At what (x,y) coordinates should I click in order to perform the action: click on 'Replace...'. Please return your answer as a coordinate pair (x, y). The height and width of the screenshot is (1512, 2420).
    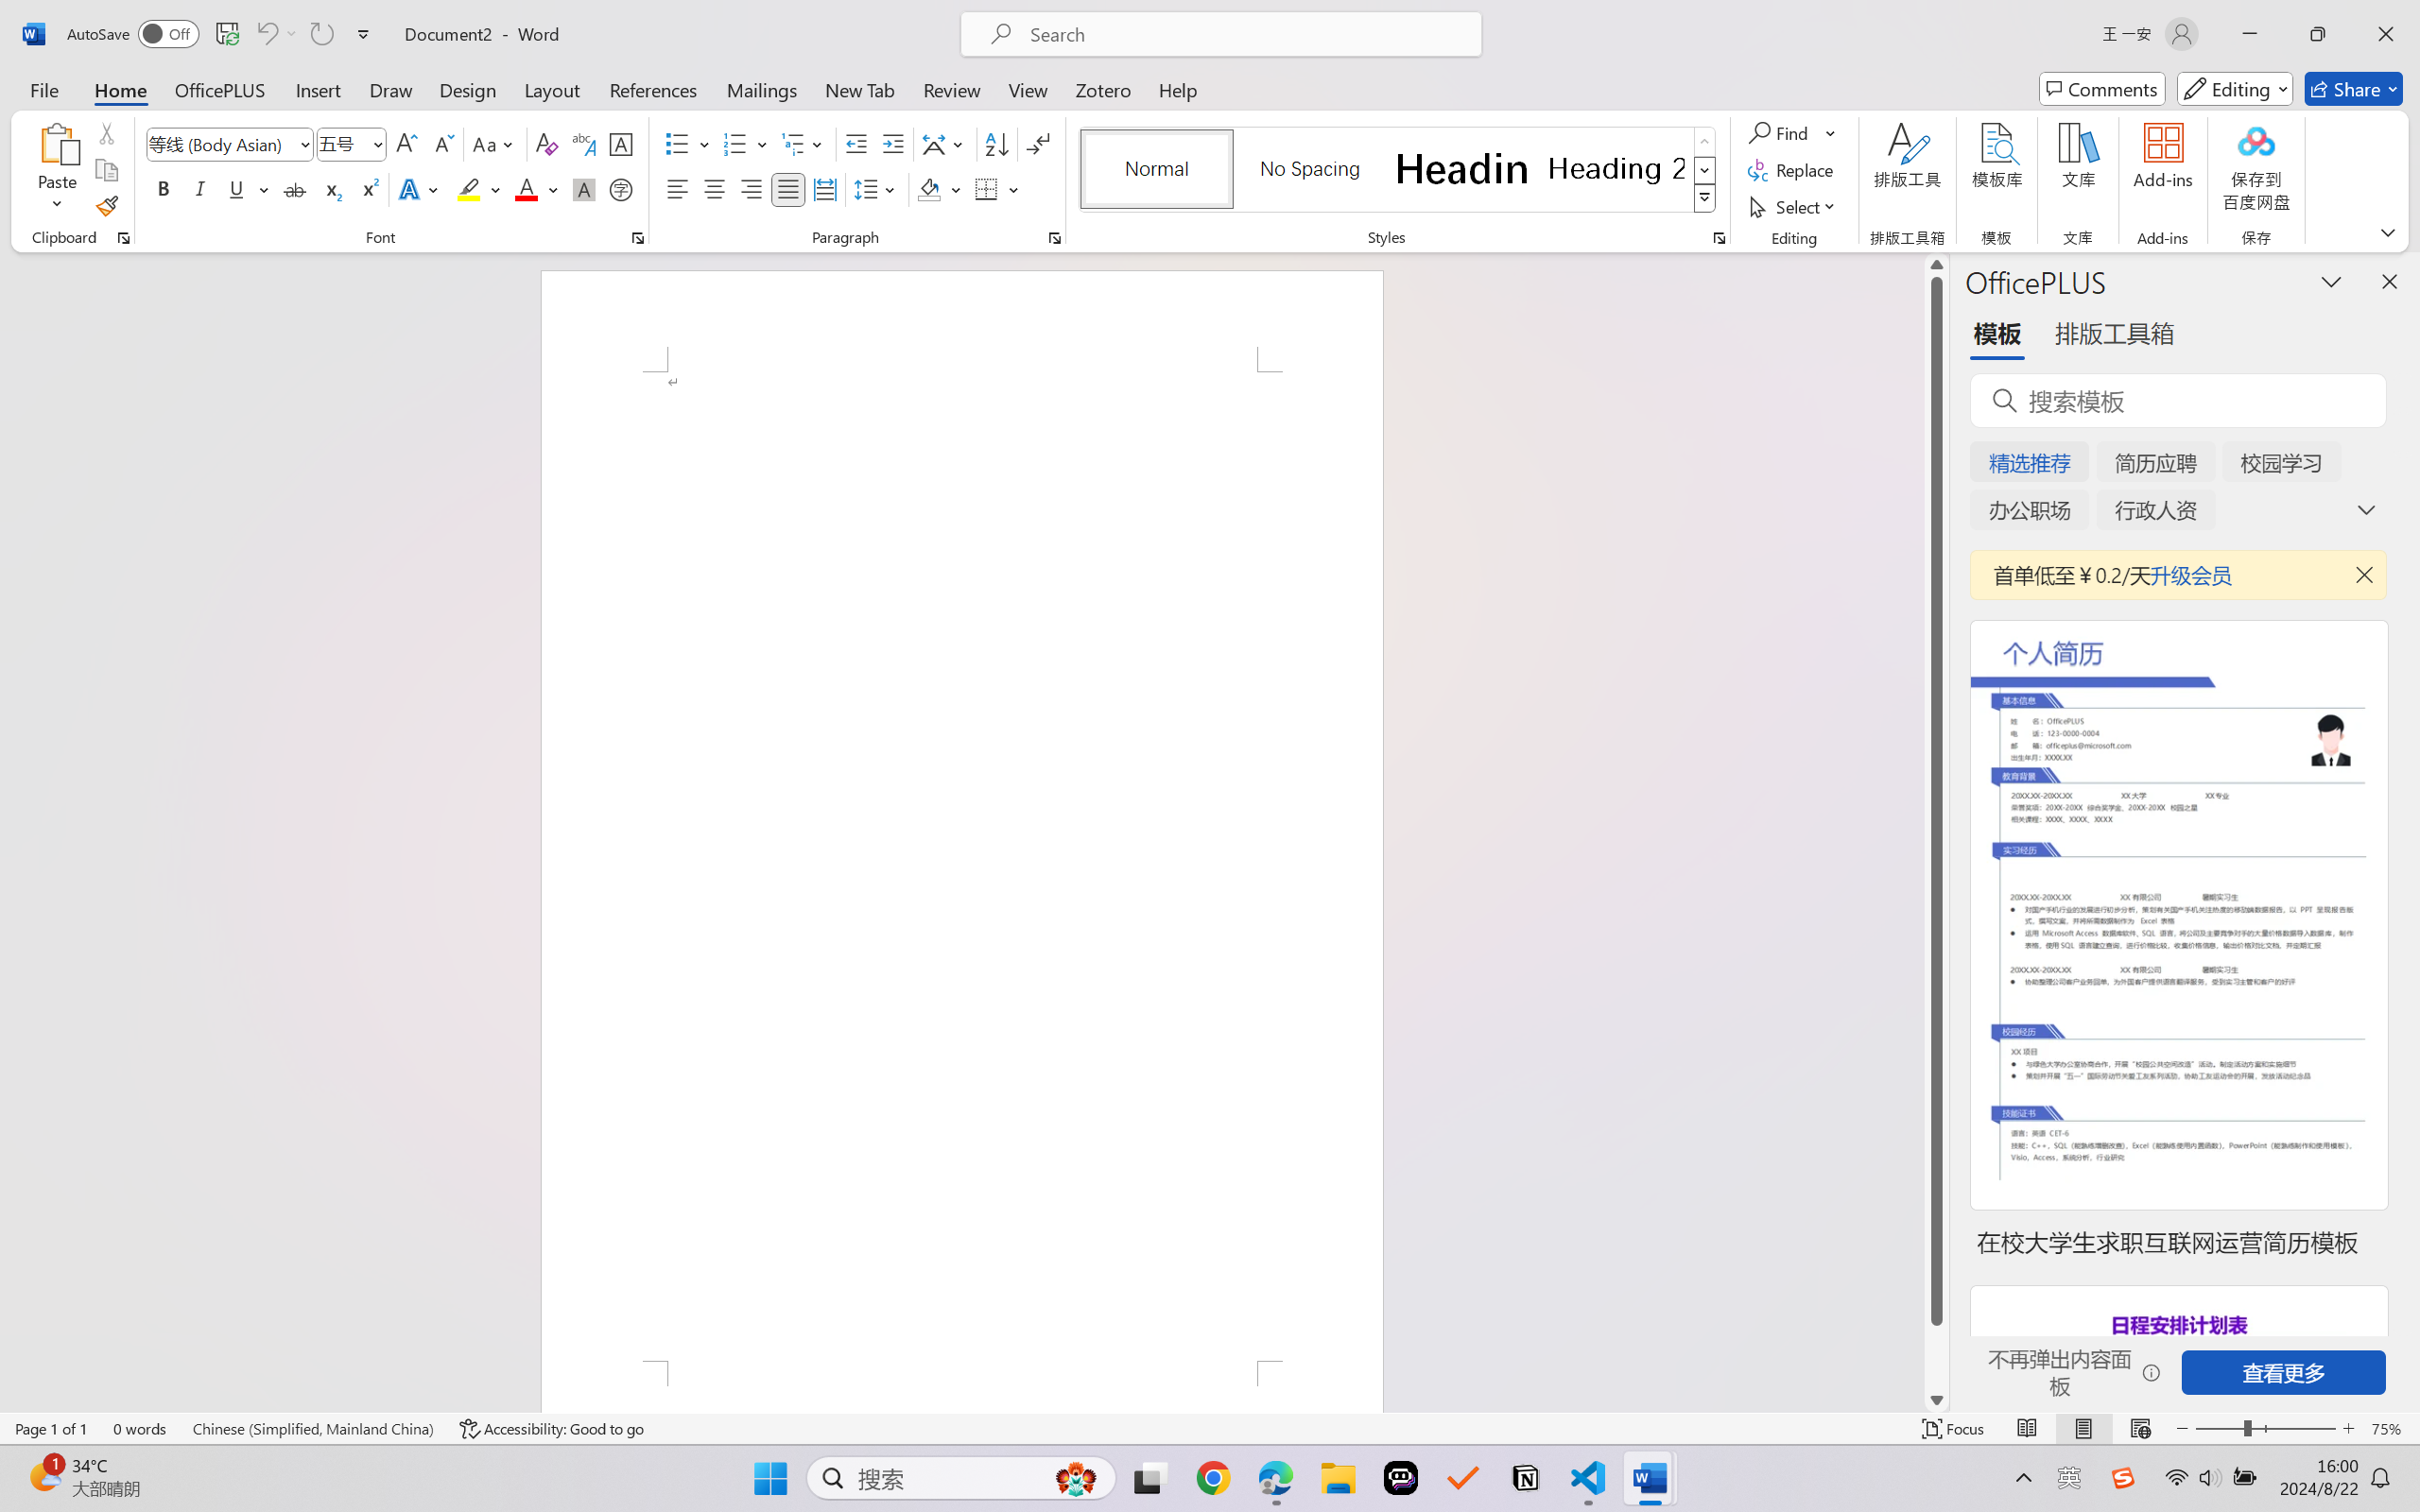
    Looking at the image, I should click on (1791, 170).